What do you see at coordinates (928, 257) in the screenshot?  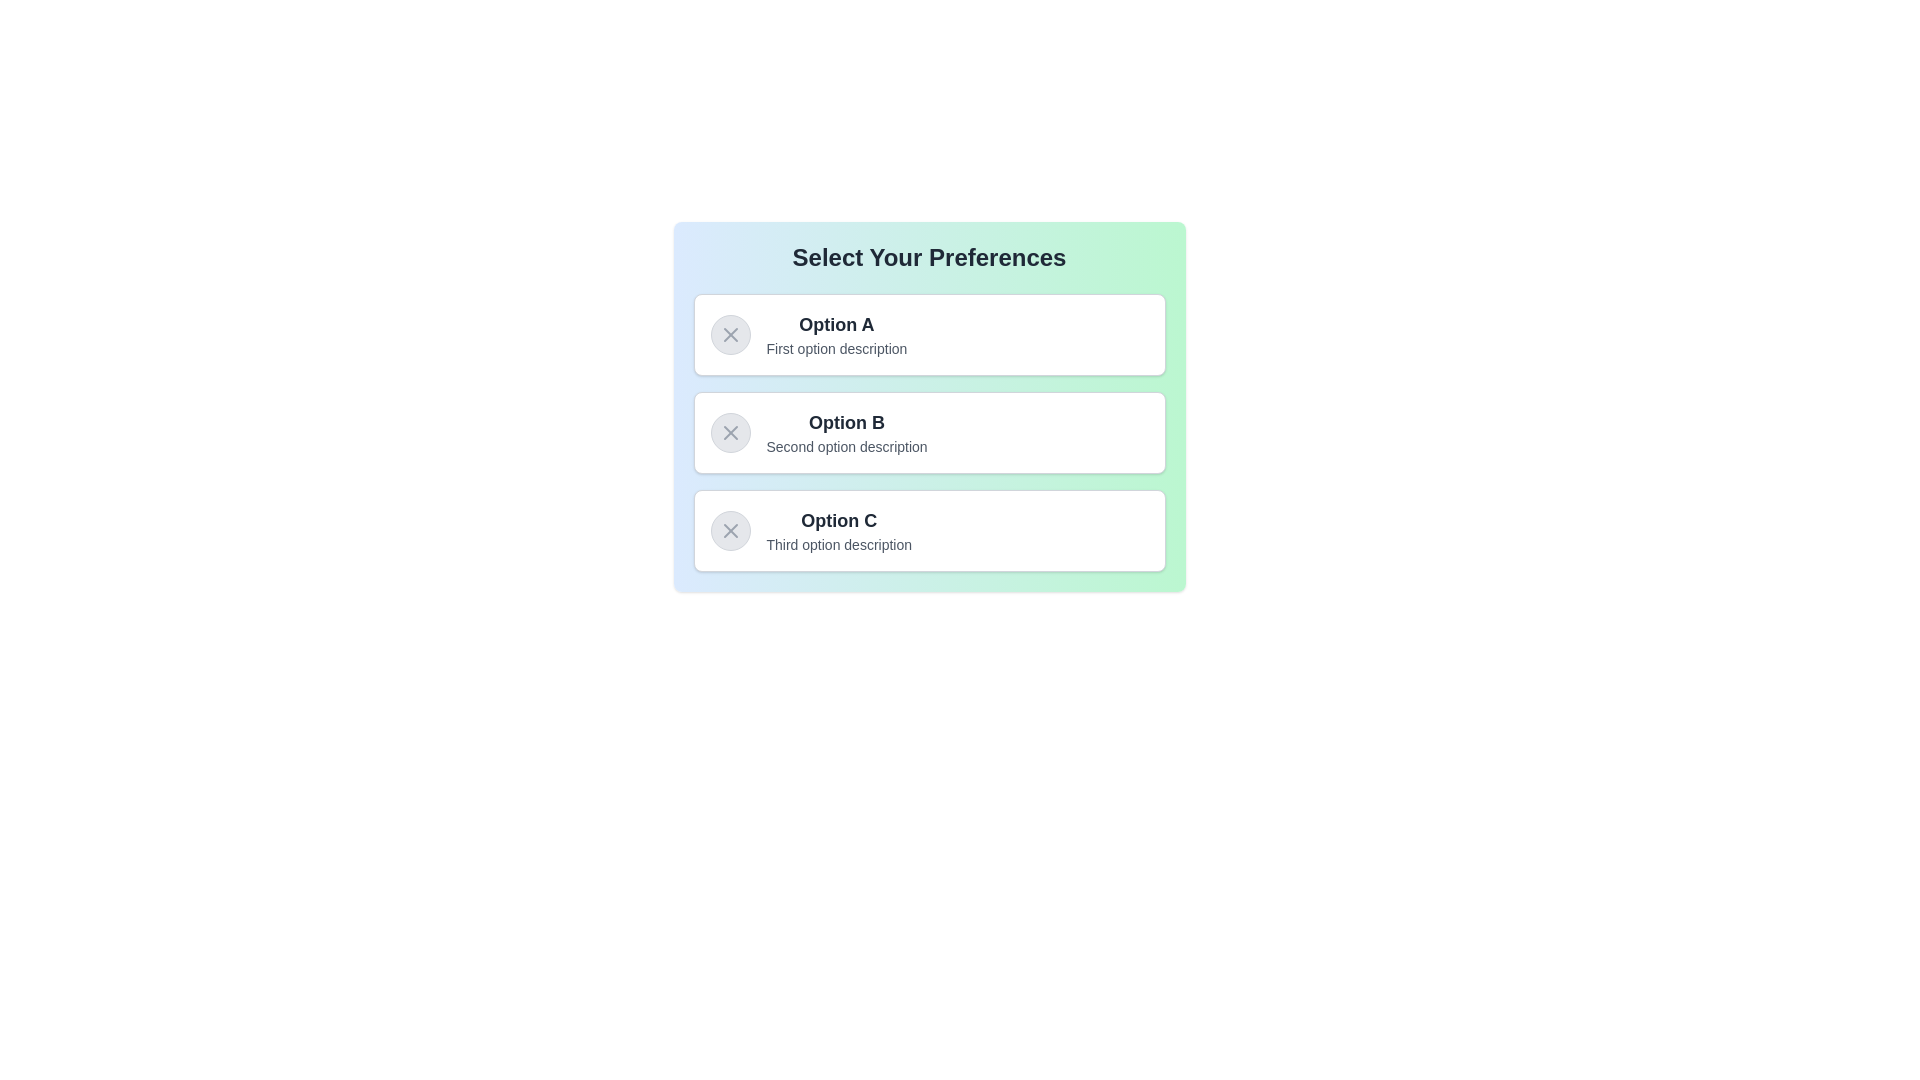 I see `the text block that serves as the title or heading of the section, which is located at the top of the options 'Option A', 'Option B', and 'Option C'` at bounding box center [928, 257].